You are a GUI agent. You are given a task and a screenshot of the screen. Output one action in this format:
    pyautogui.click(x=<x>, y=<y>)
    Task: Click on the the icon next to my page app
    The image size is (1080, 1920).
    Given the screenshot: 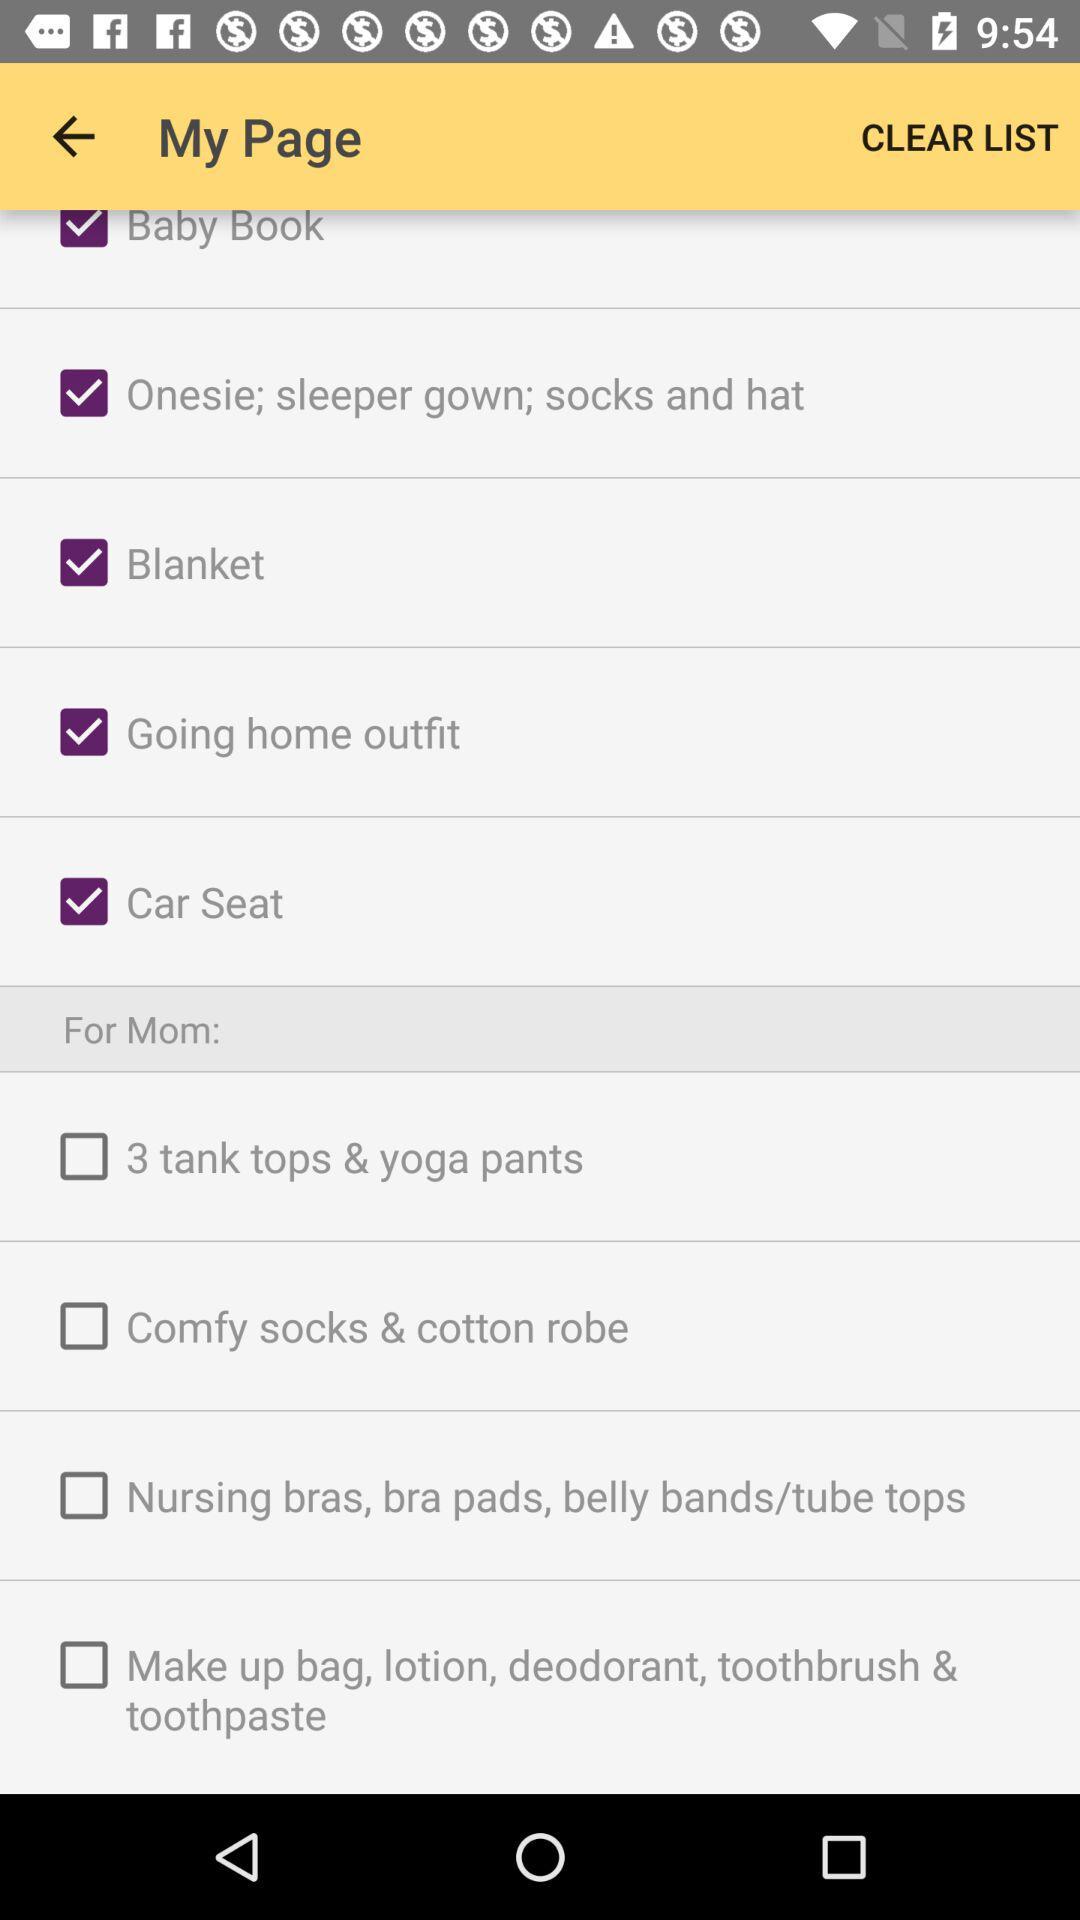 What is the action you would take?
    pyautogui.click(x=72, y=135)
    